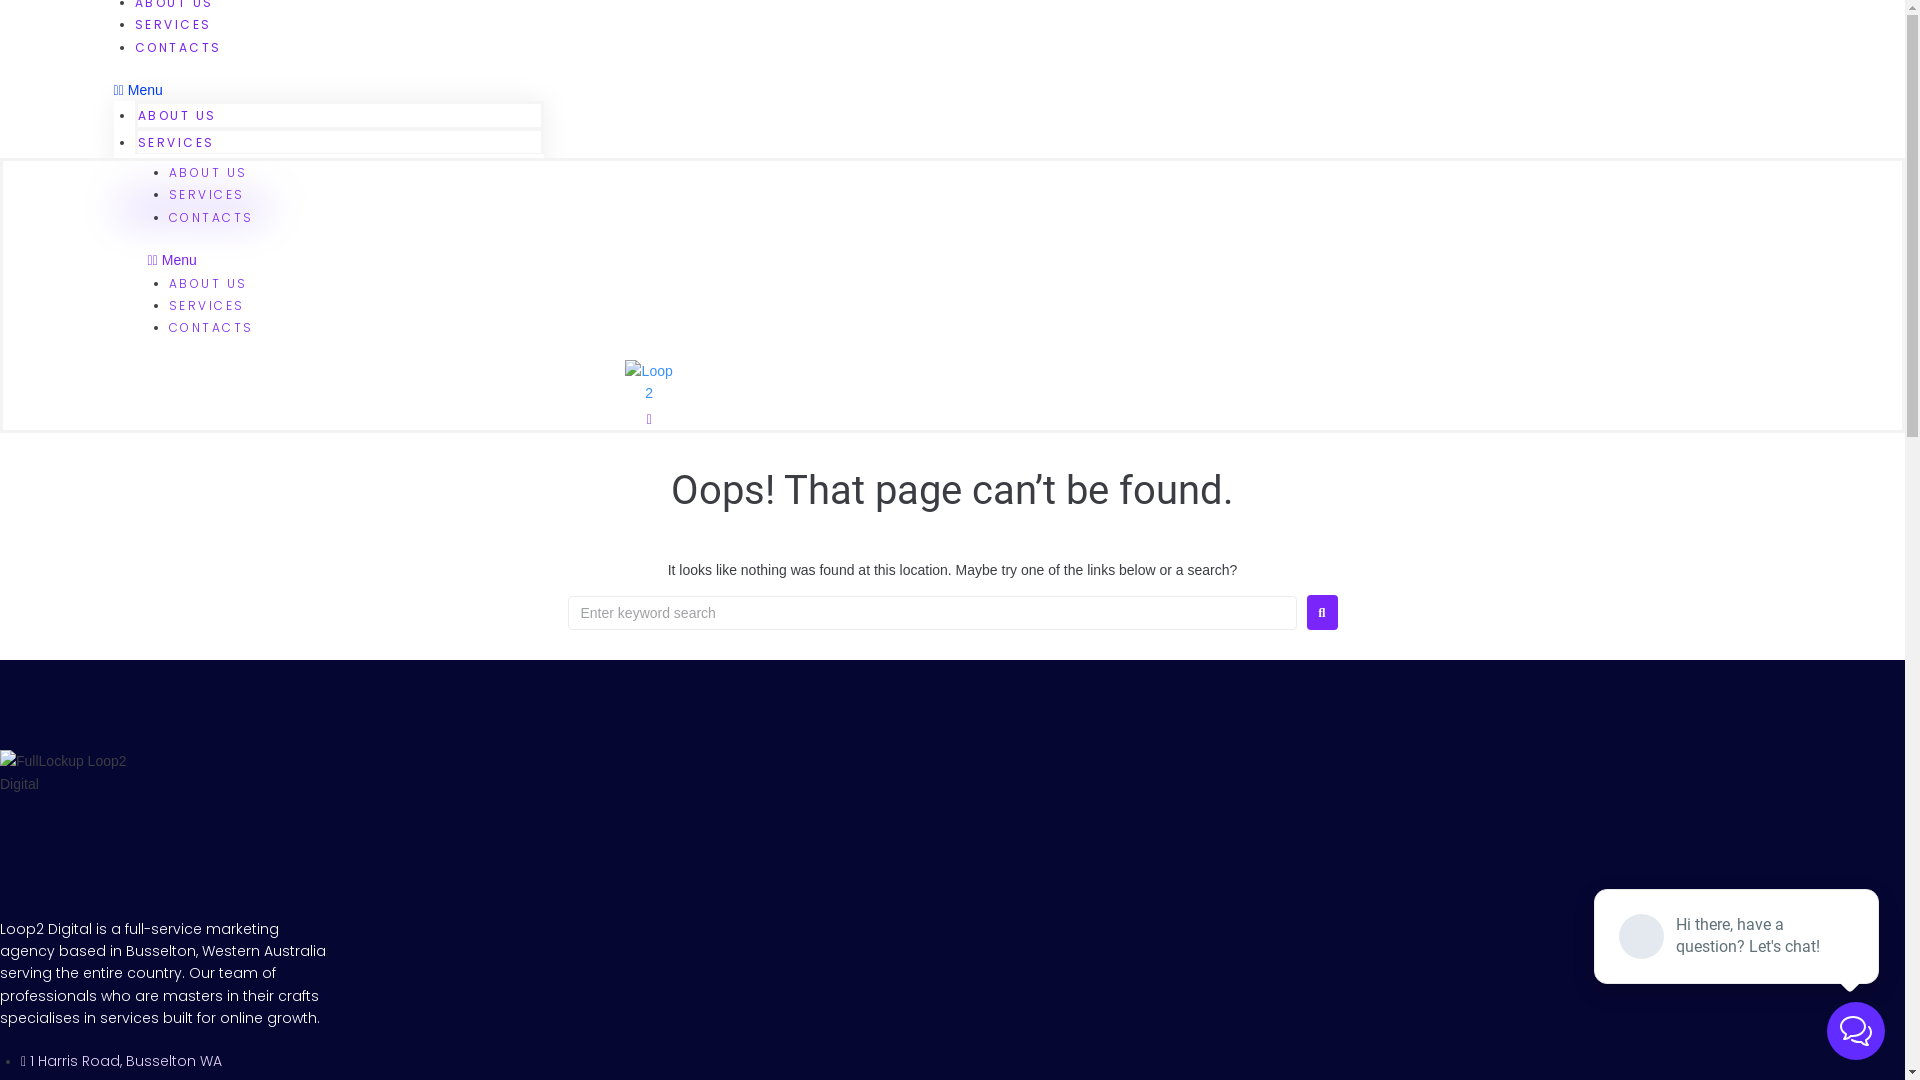 The width and height of the screenshot is (1920, 1080). I want to click on 'SERVICES', so click(206, 194).